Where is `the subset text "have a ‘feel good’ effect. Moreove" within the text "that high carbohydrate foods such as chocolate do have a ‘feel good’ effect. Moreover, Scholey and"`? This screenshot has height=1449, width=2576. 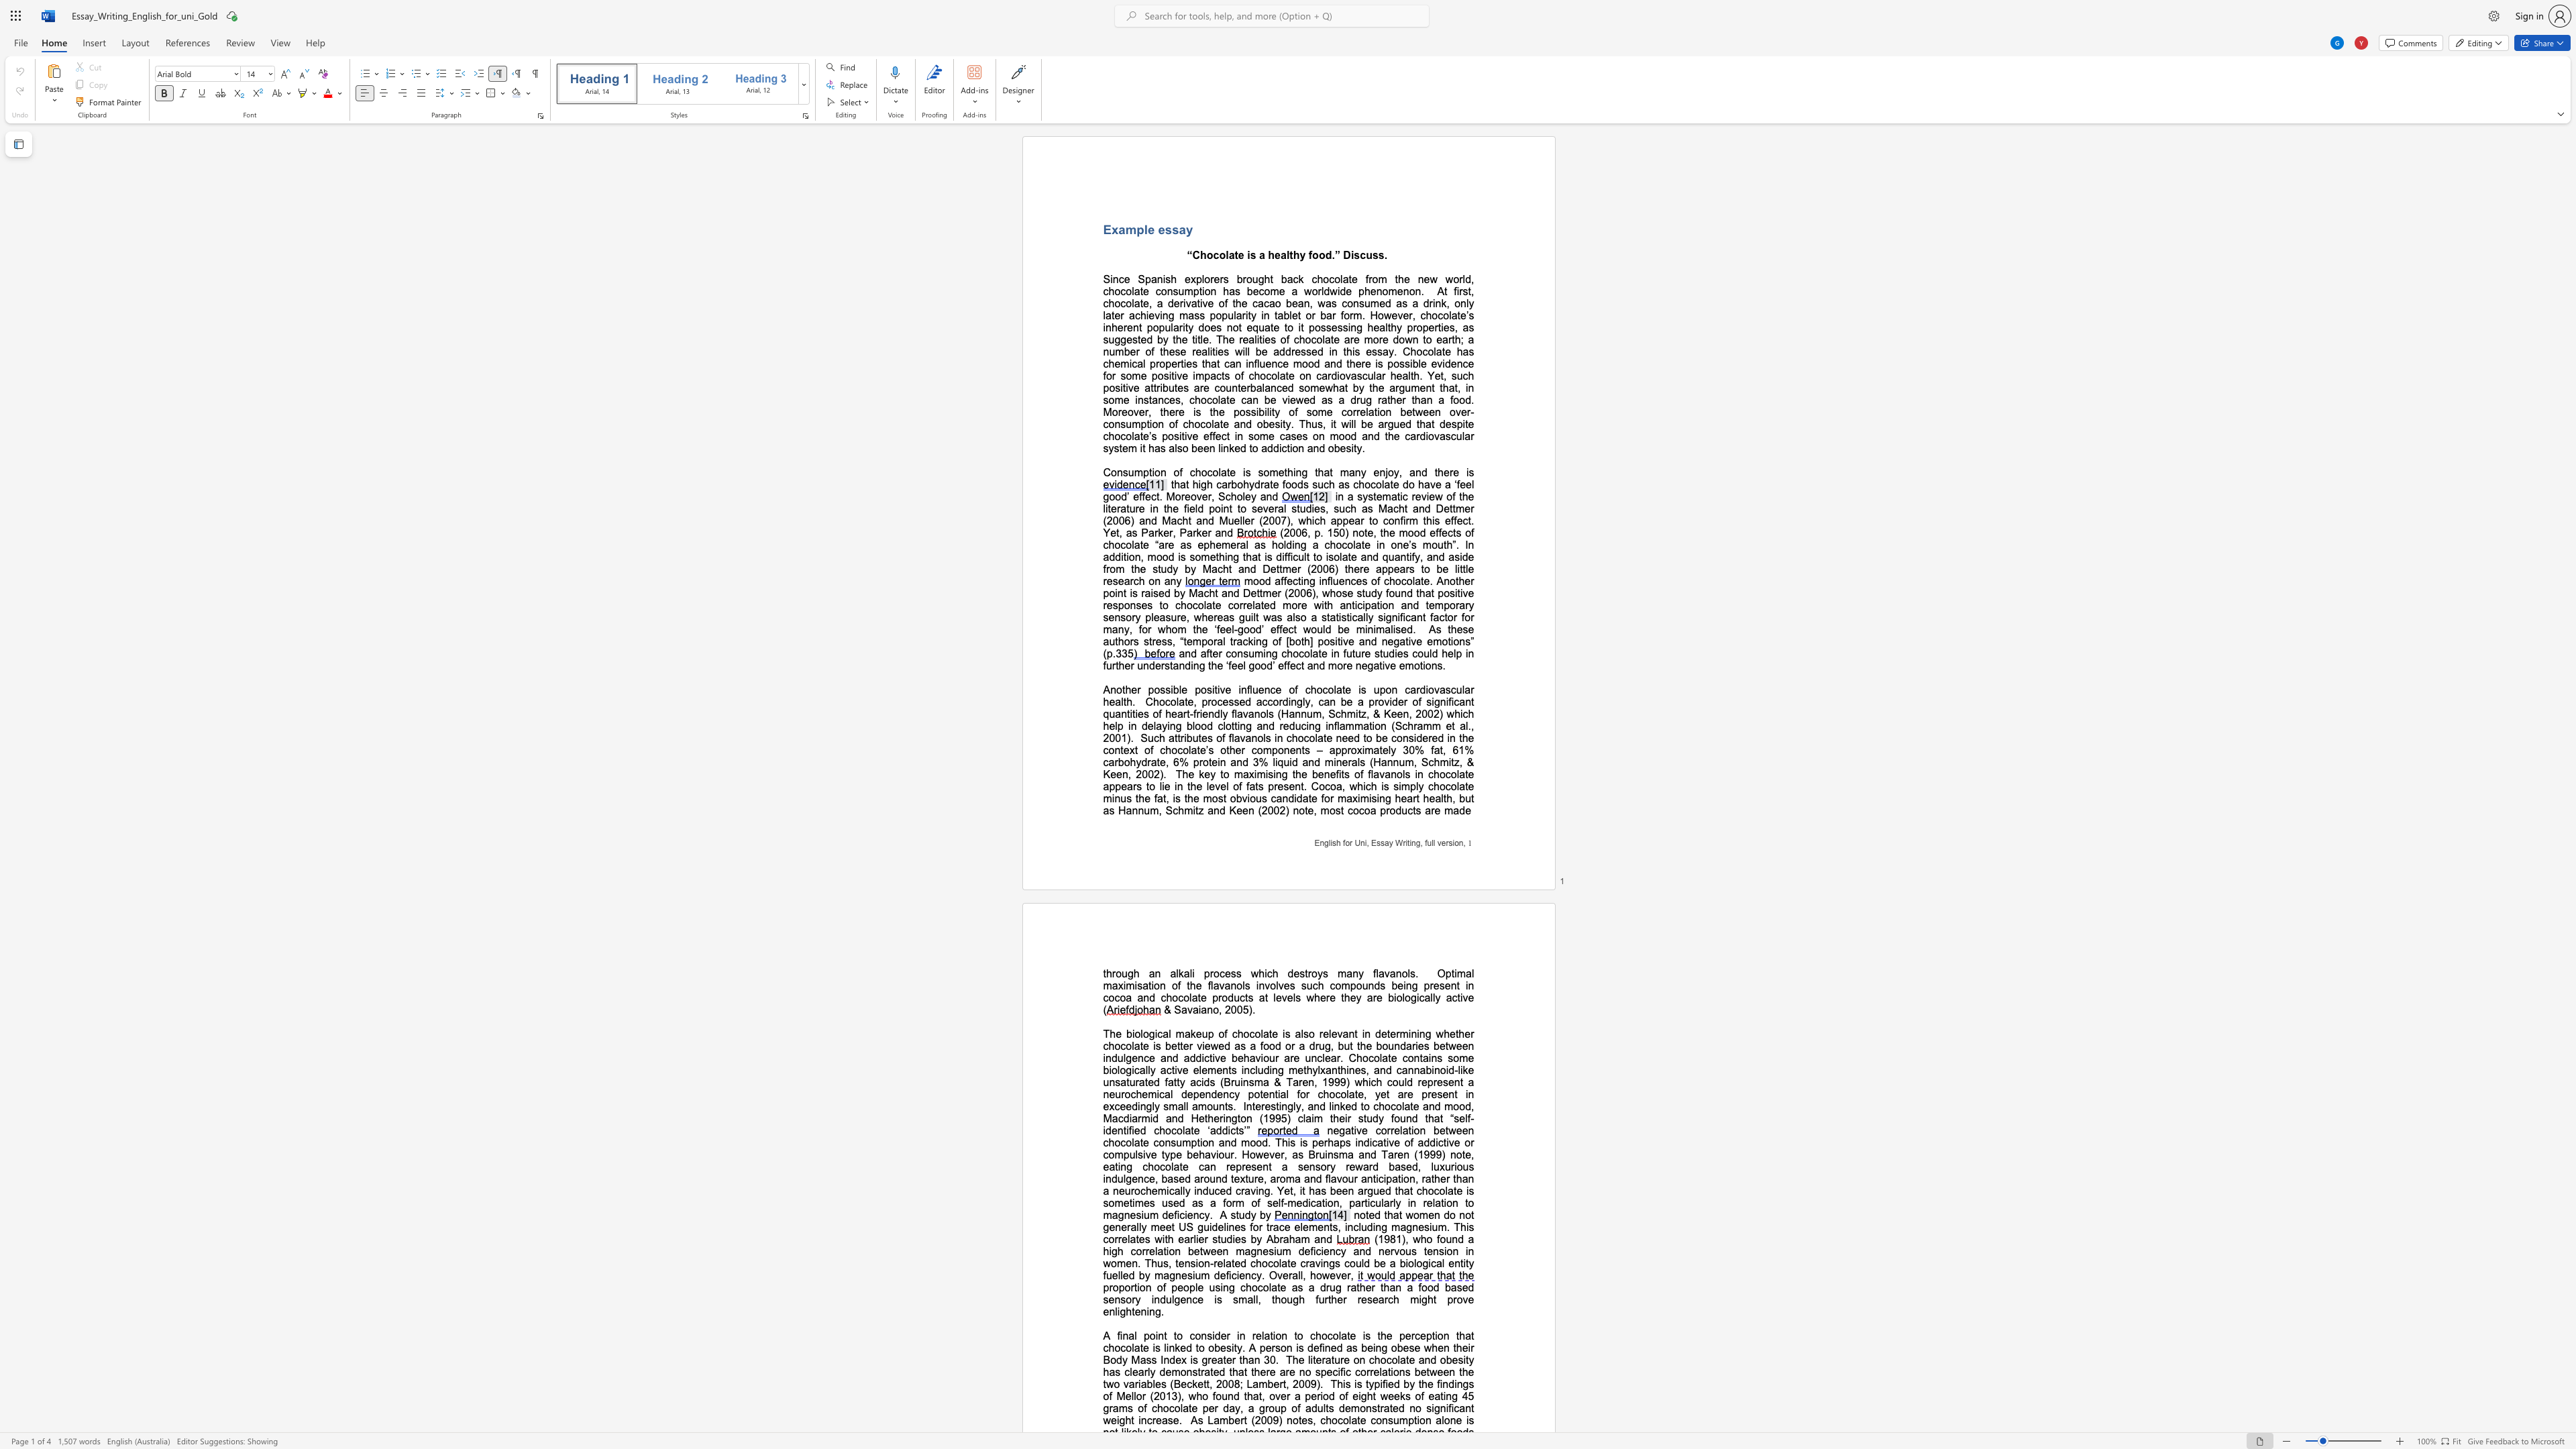
the subset text "have a ‘feel good’ effect. Moreove" within the text "that high carbohydrate foods such as chocolate do have a ‘feel good’ effect. Moreover, Scholey and" is located at coordinates (1417, 484).